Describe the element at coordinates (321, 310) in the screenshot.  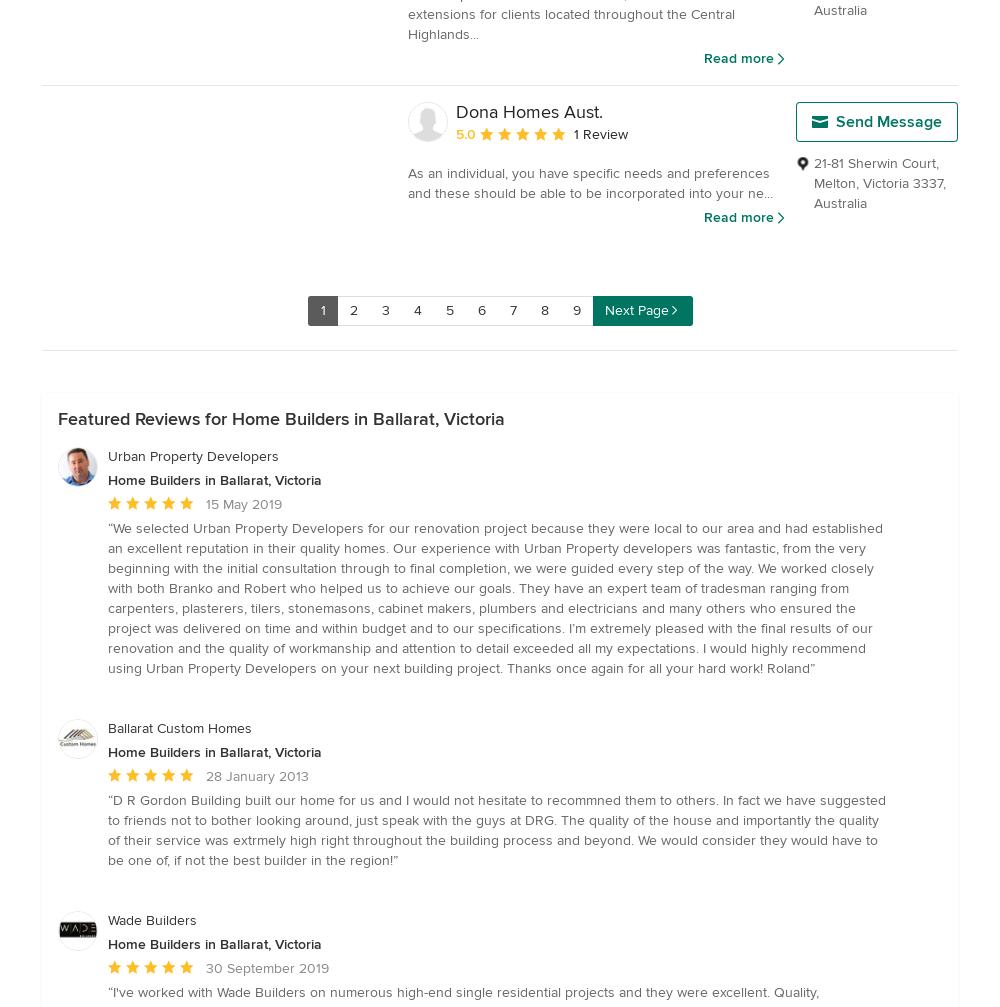
I see `'1'` at that location.